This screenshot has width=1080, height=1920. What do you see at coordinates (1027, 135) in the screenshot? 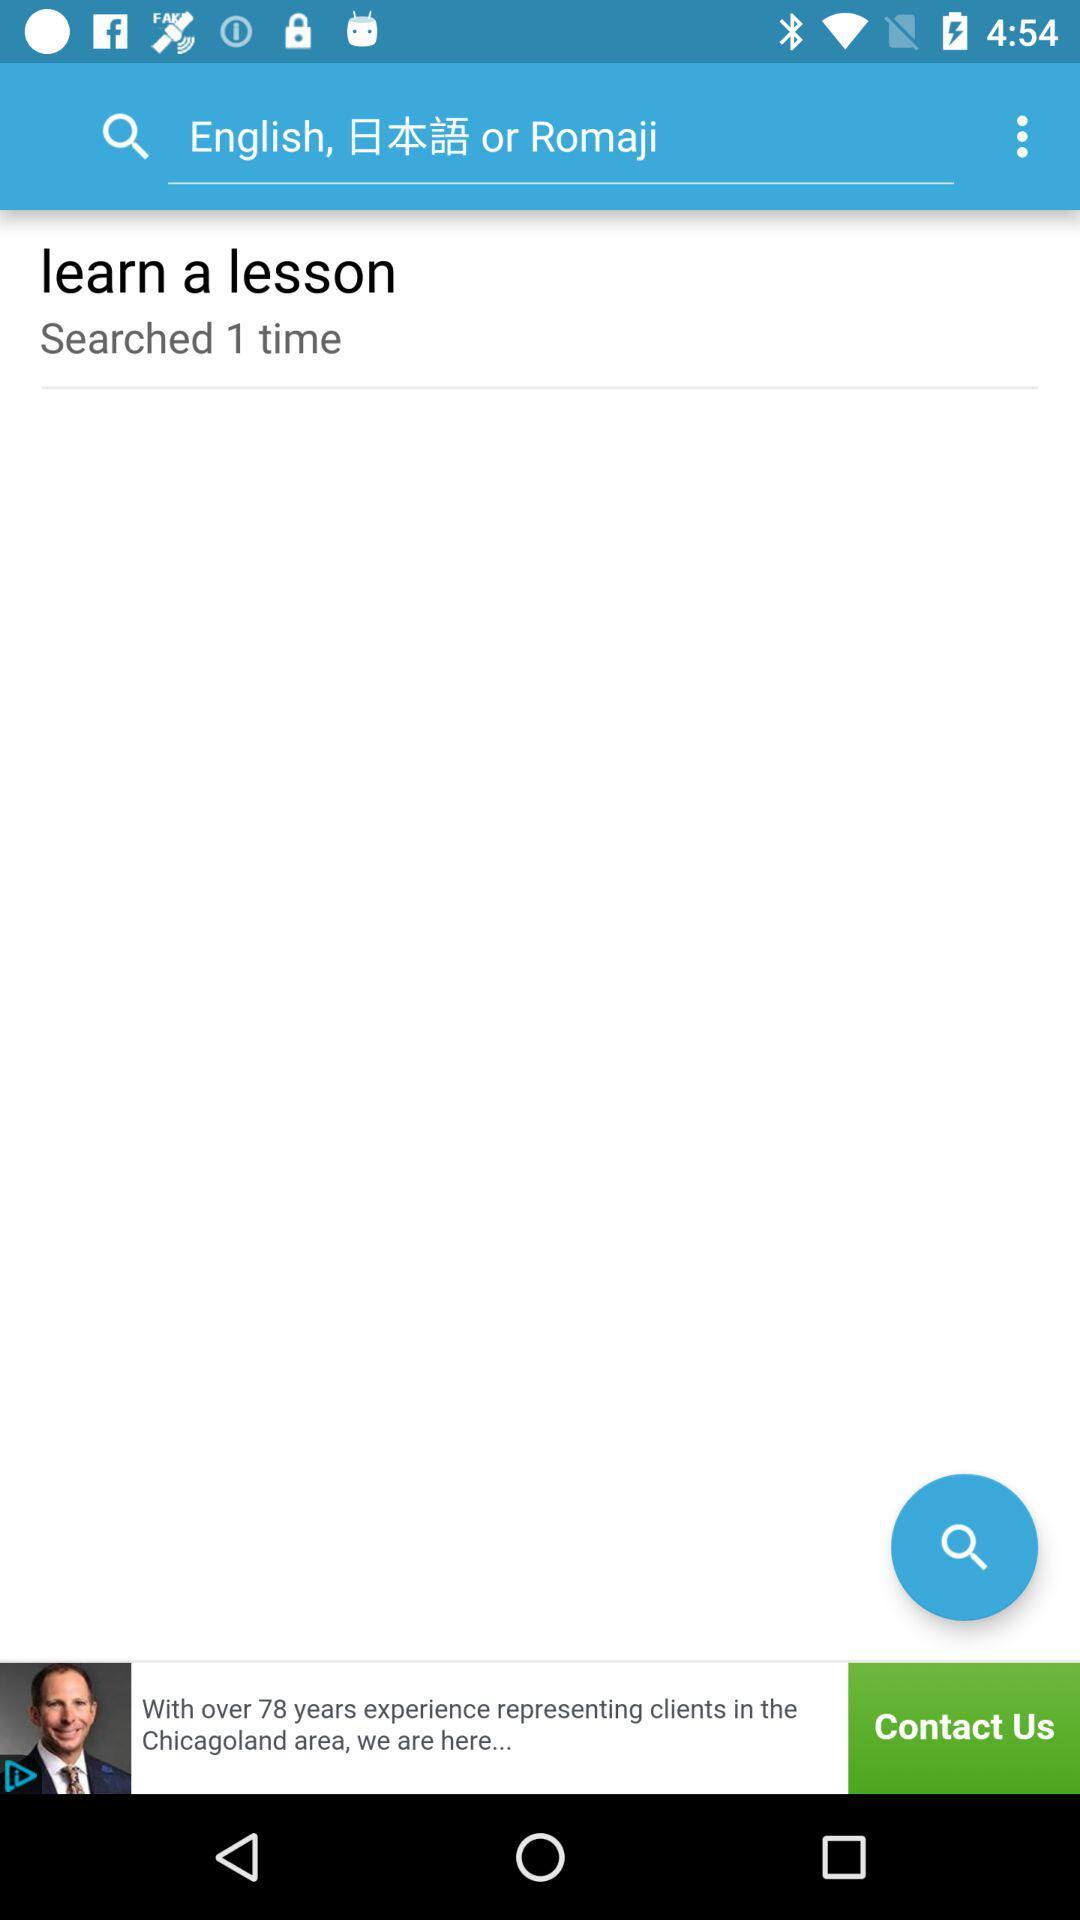
I see `icon above the learn a lesson` at bounding box center [1027, 135].